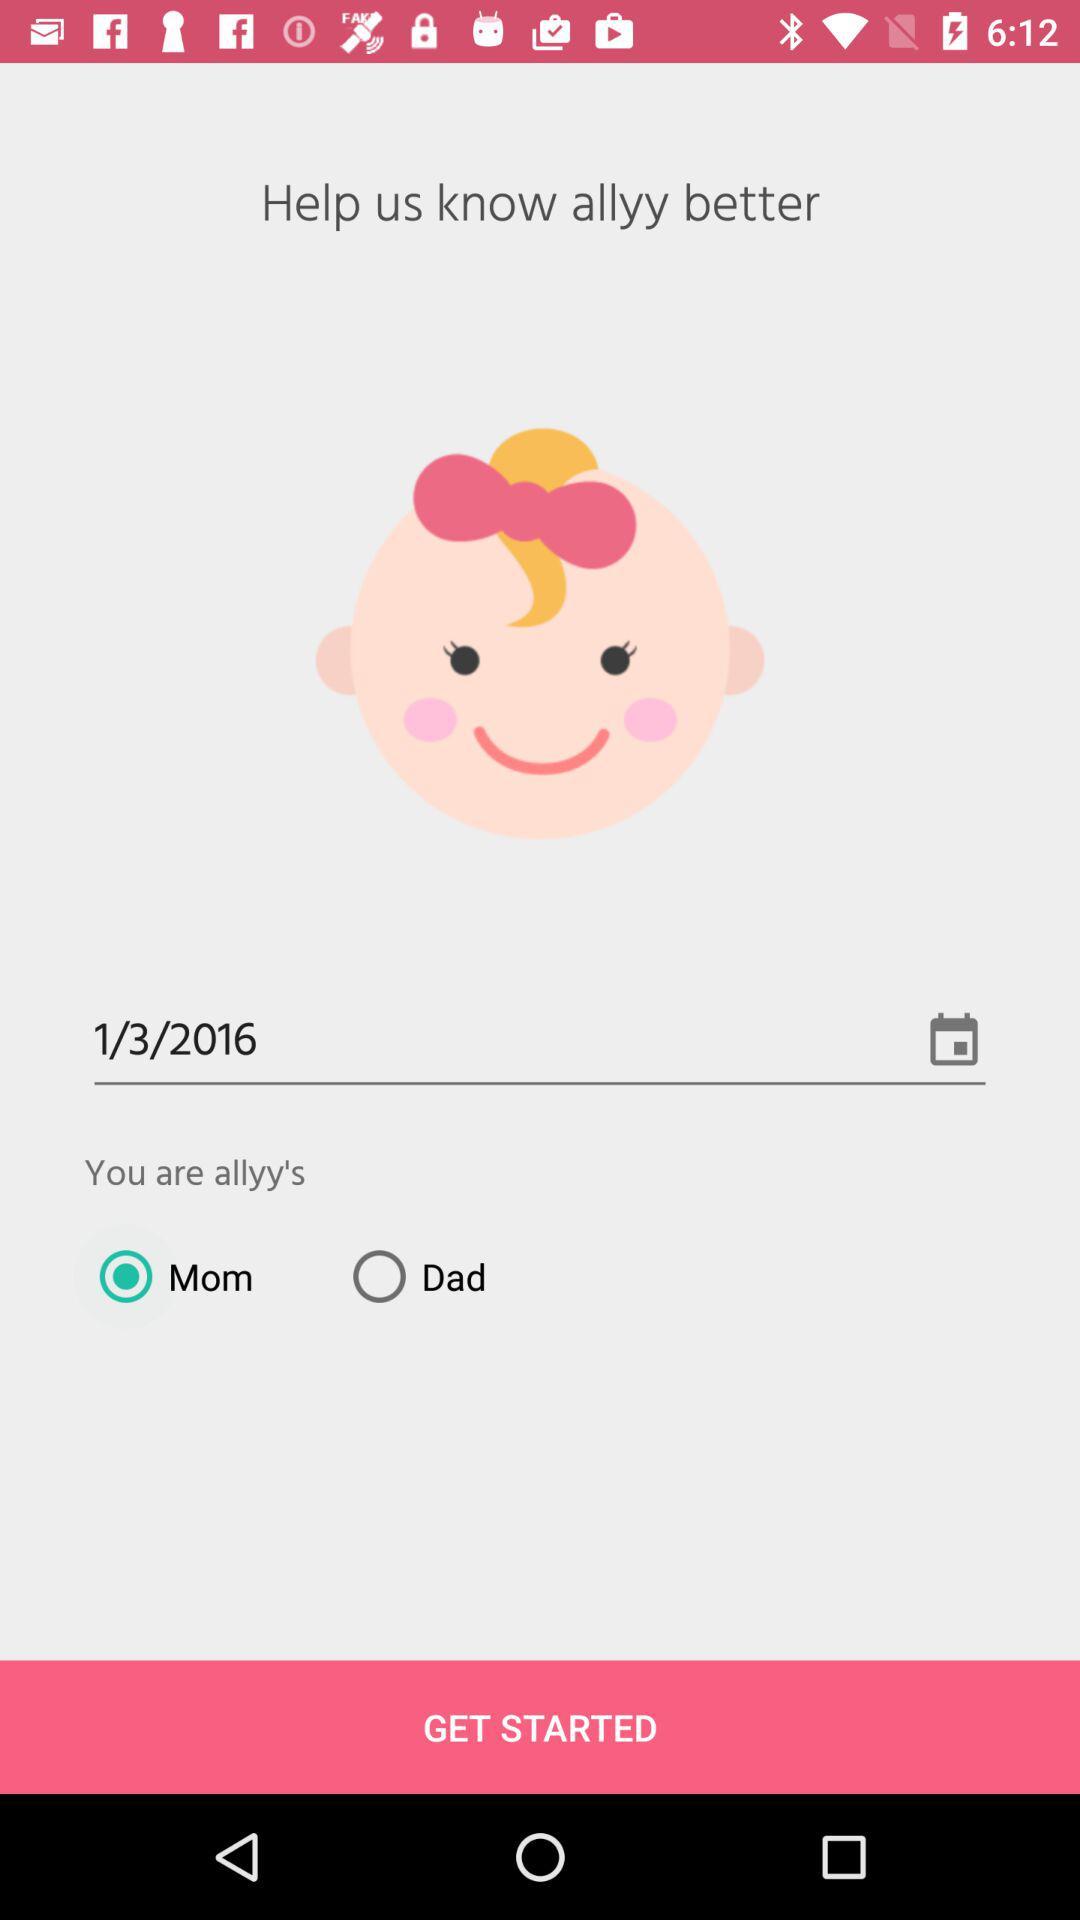  What do you see at coordinates (540, 1041) in the screenshot?
I see `the 1/3/2016 item` at bounding box center [540, 1041].